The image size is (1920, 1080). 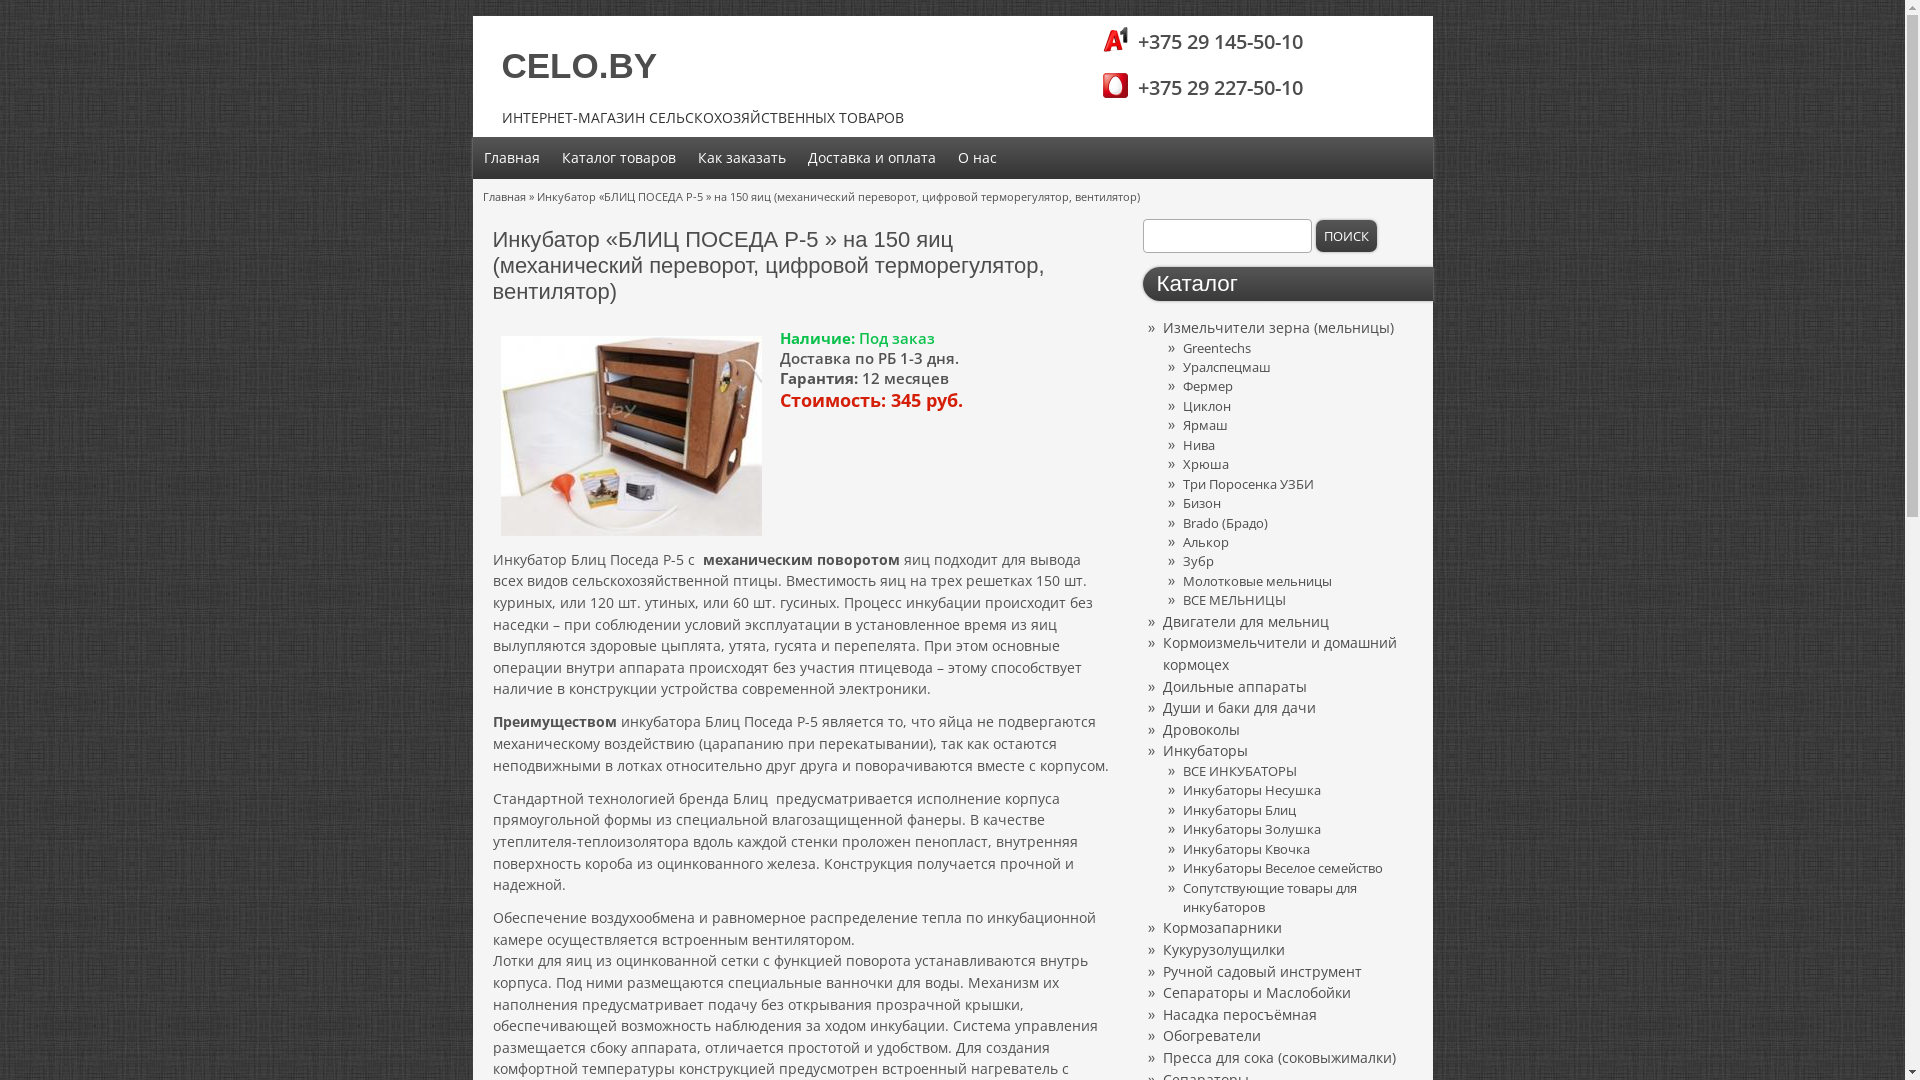 I want to click on '+375 29 145-50-10', so click(x=1205, y=42).